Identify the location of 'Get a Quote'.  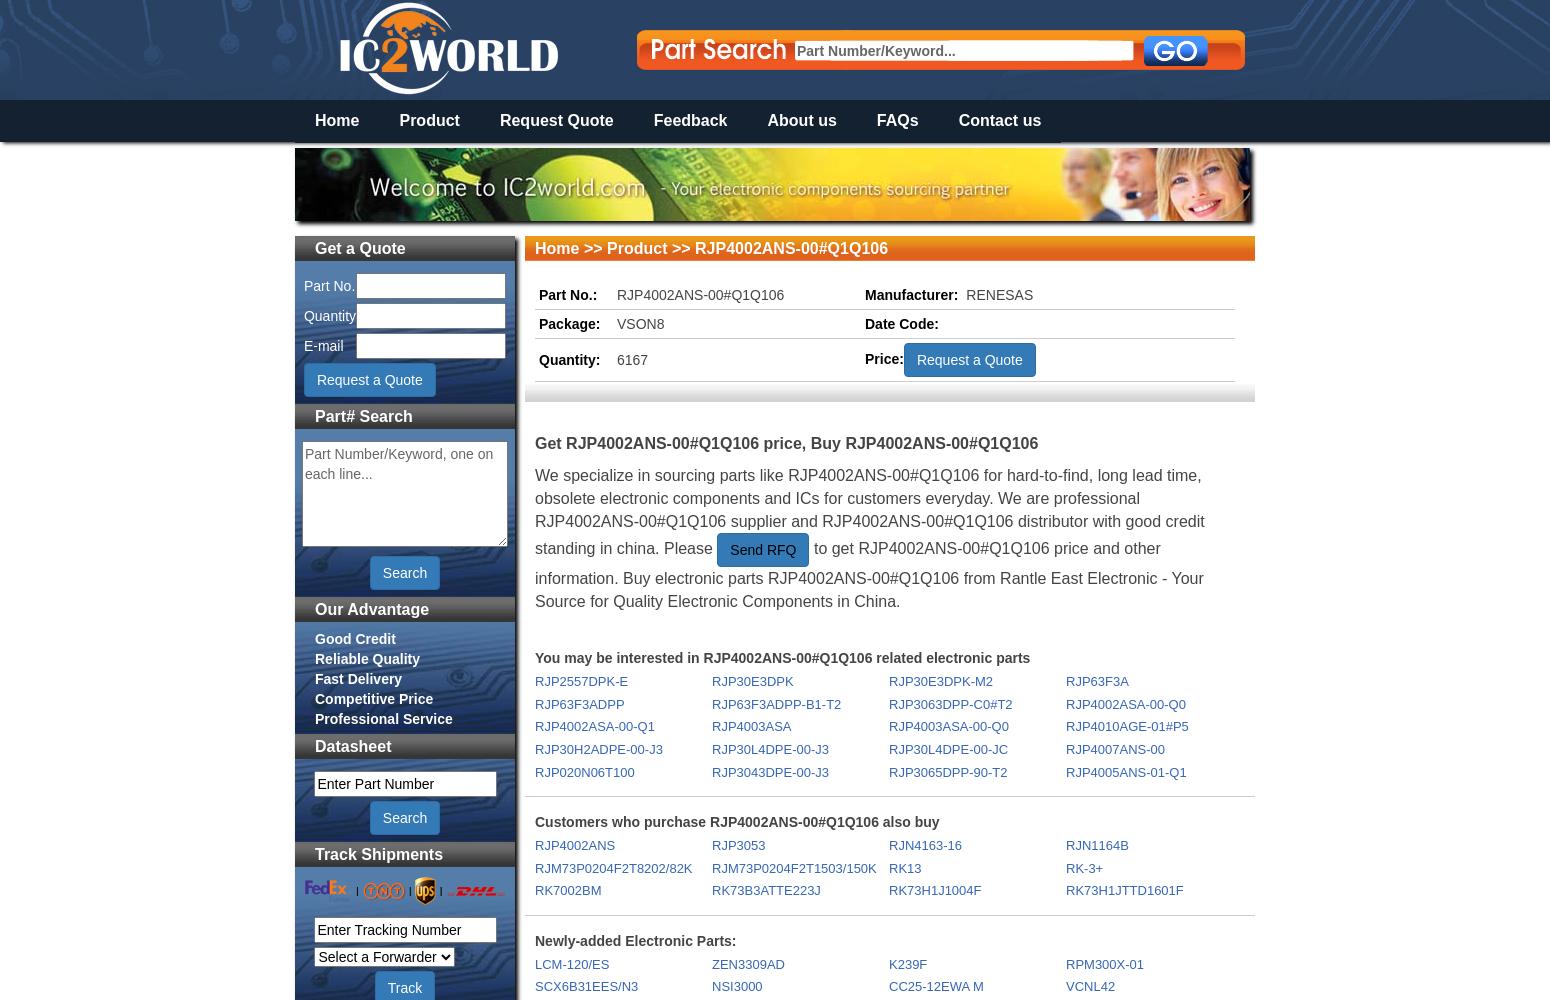
(359, 246).